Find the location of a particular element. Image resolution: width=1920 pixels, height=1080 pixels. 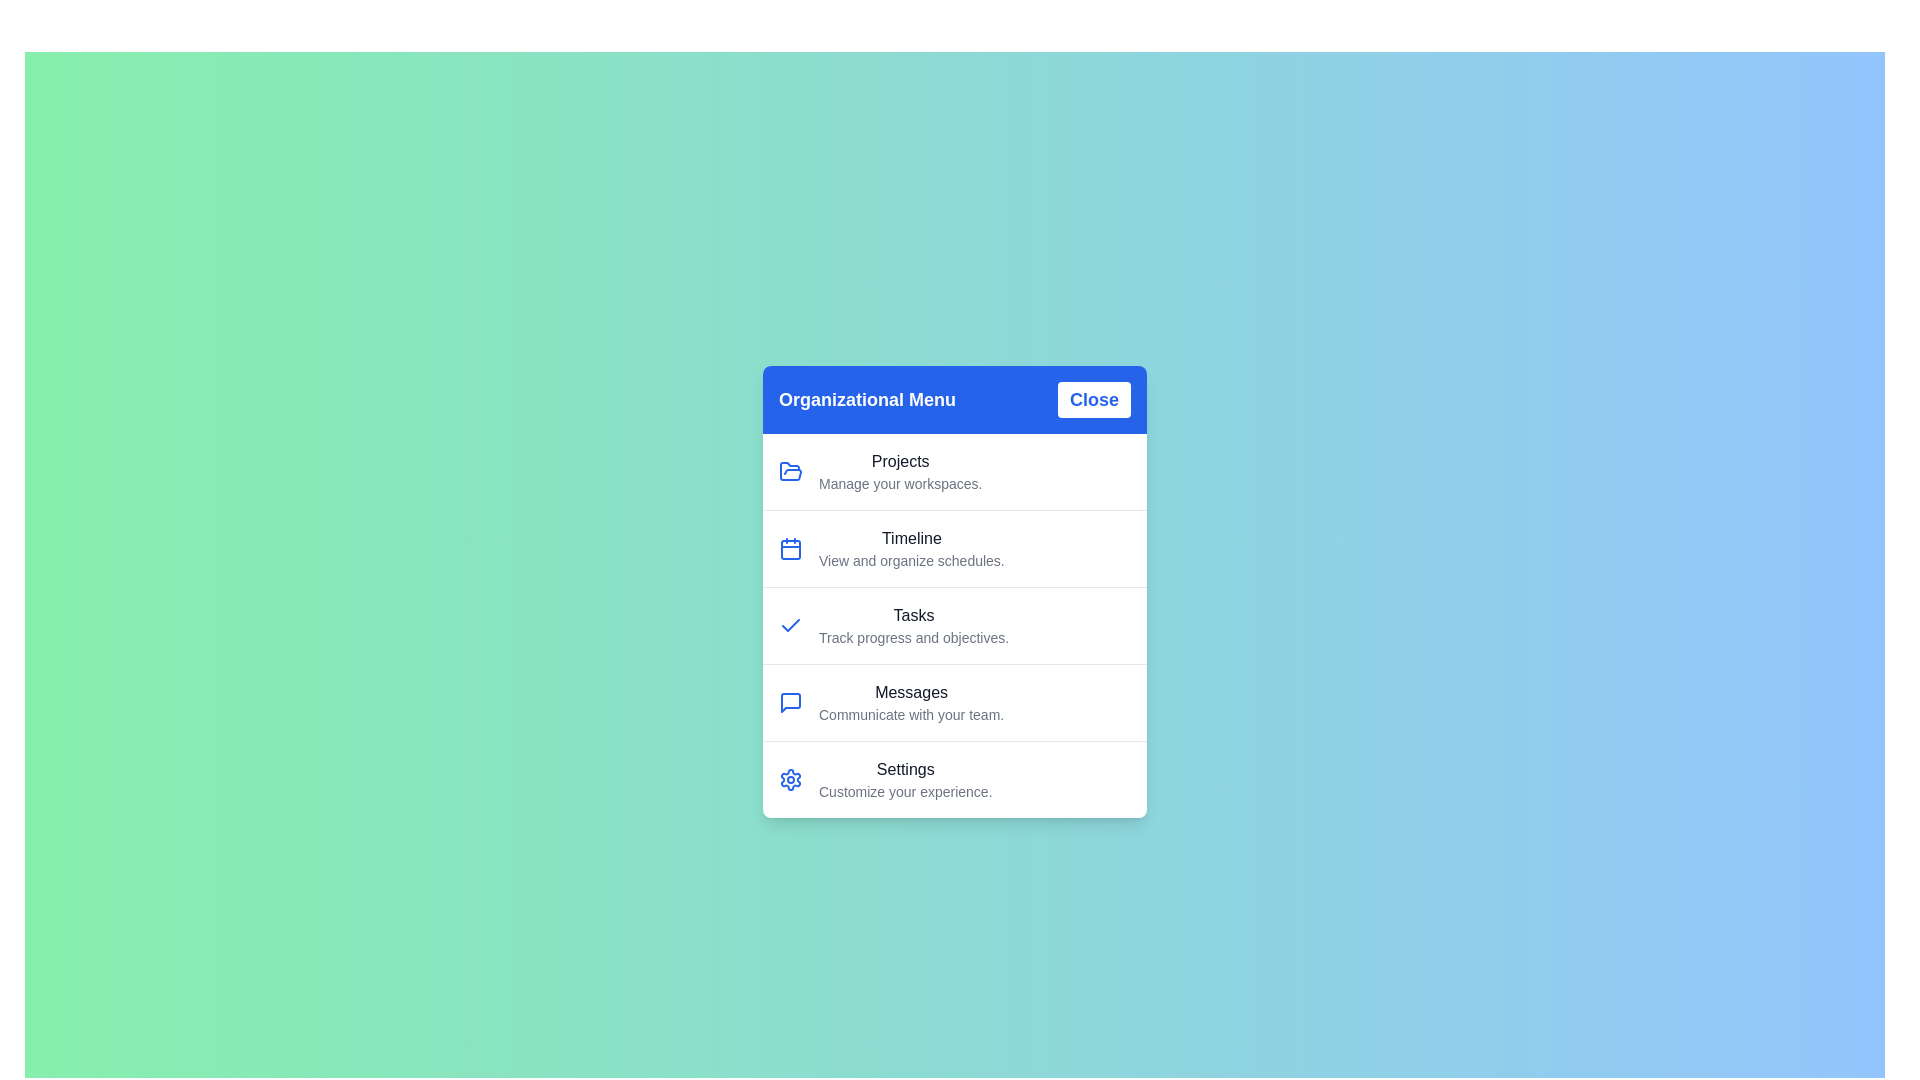

the menu item labeled Settings to trigger its hover state is located at coordinates (954, 778).